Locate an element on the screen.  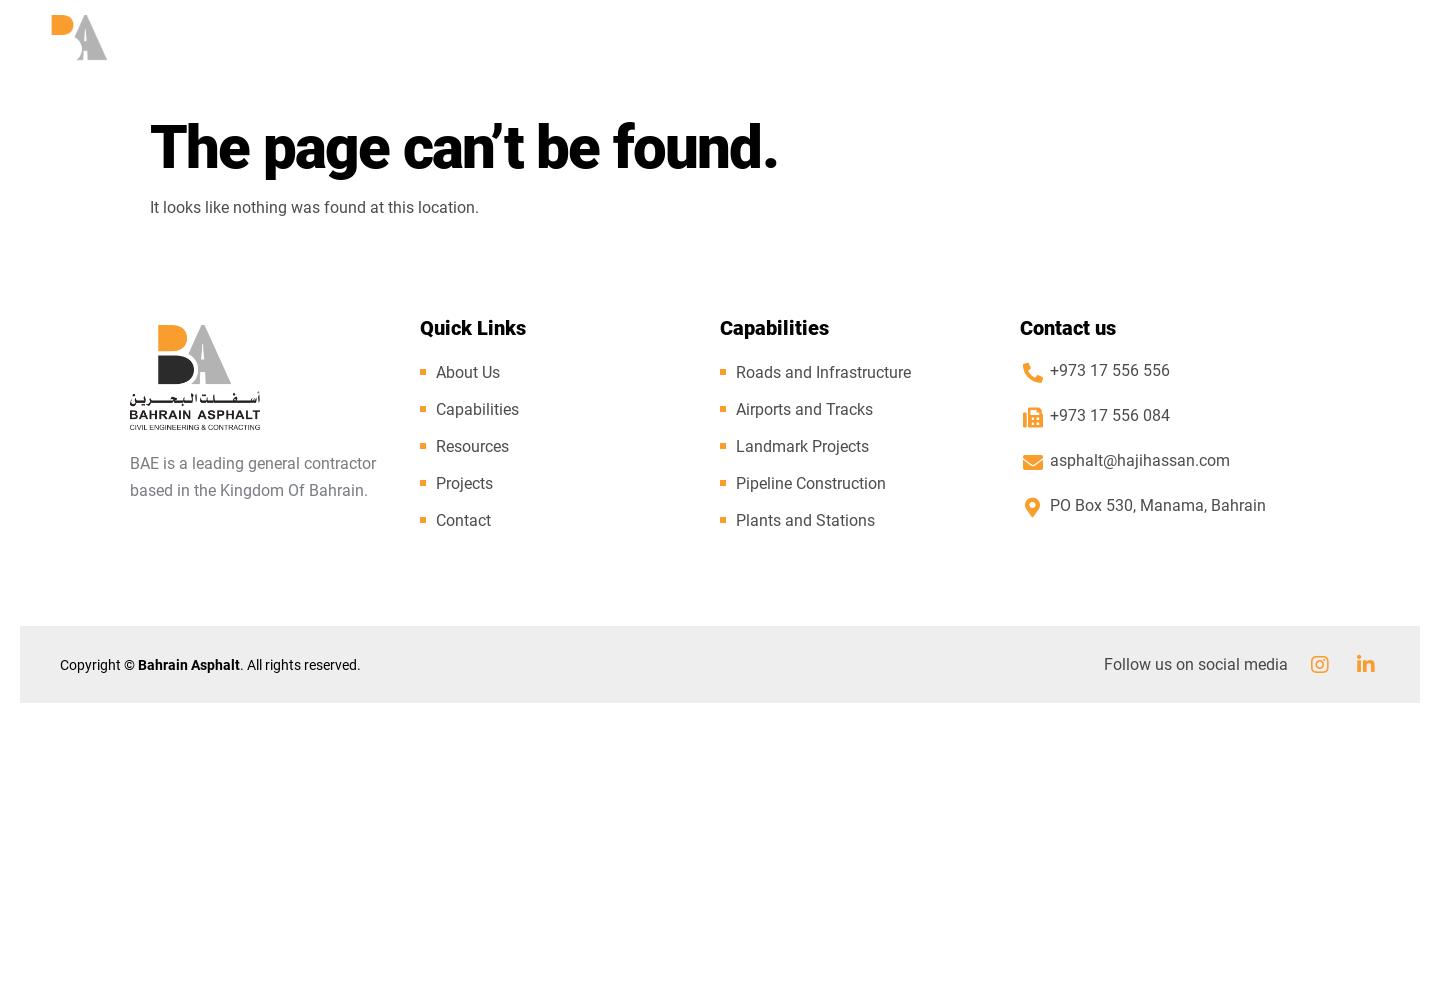
'+973 17 556 084' is located at coordinates (1108, 415).